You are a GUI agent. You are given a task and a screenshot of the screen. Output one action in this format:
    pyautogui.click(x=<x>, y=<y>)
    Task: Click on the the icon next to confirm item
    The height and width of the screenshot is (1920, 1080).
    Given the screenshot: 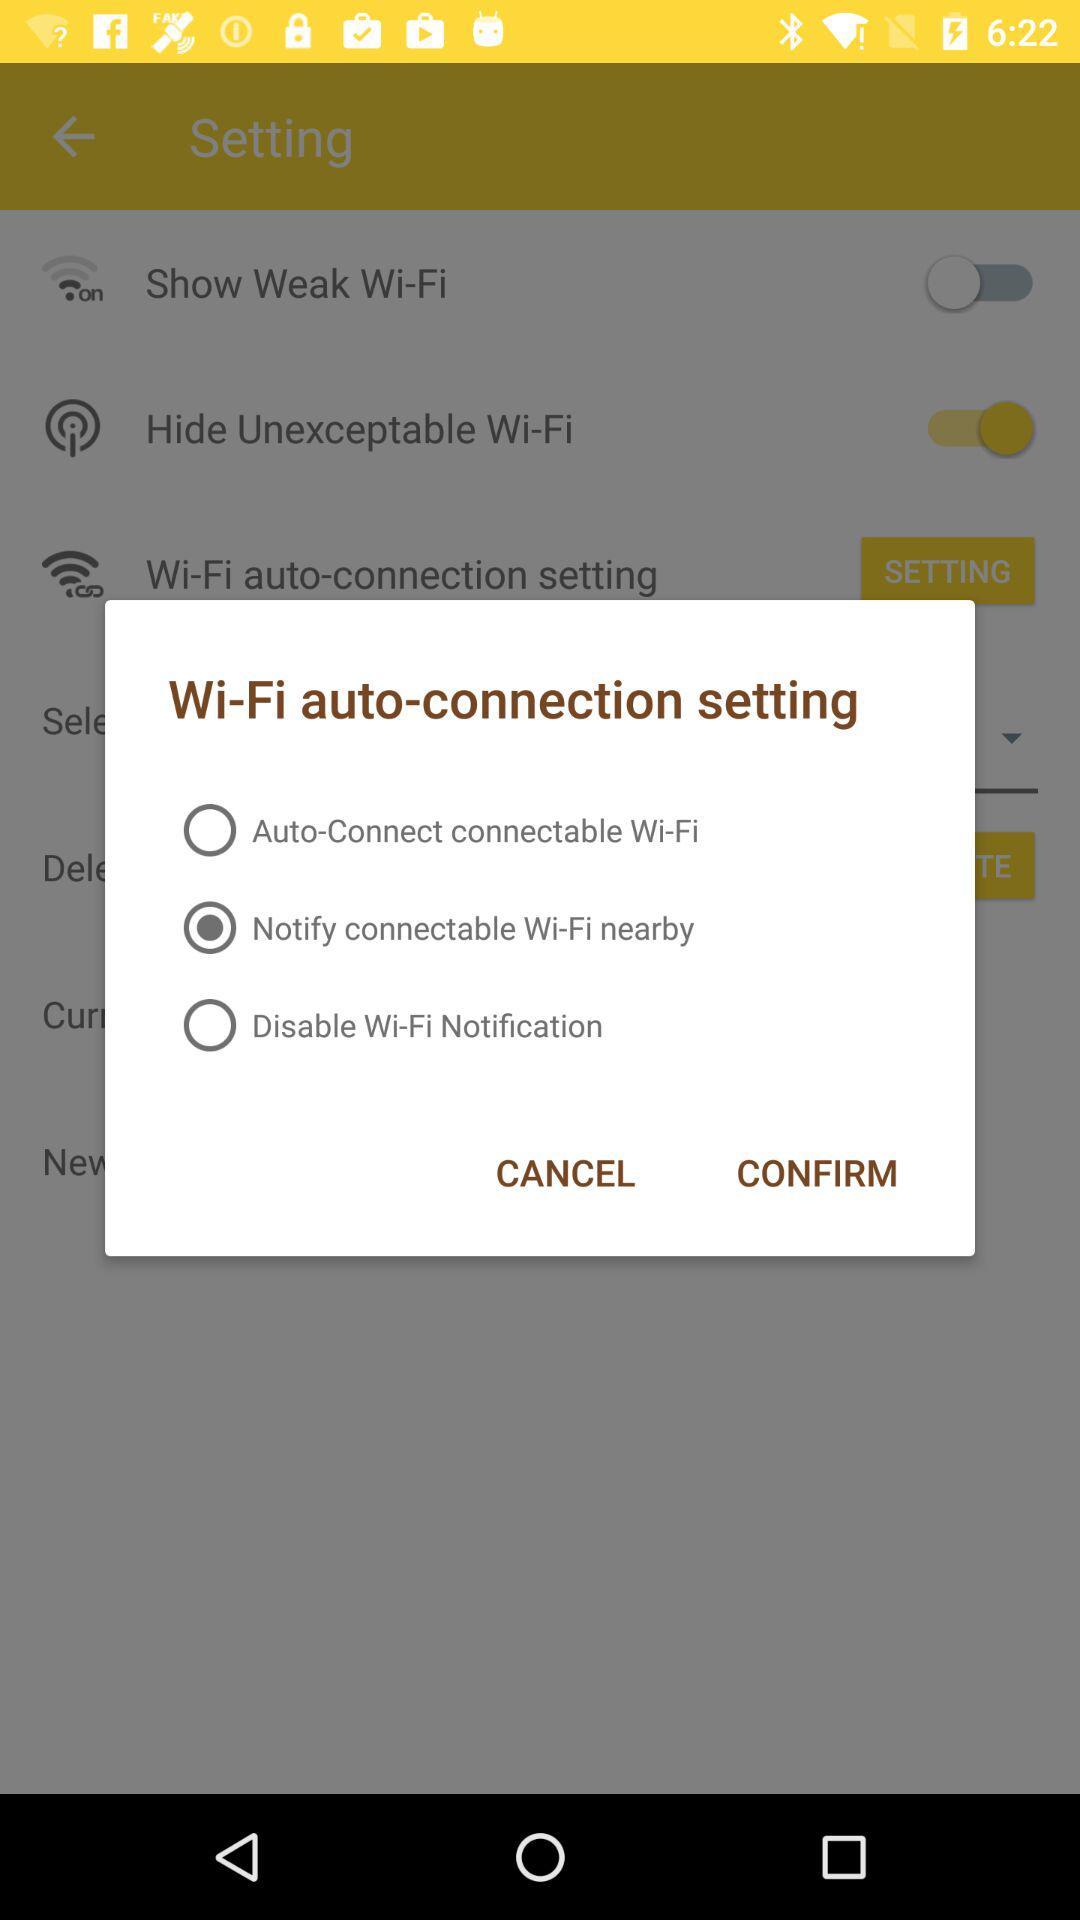 What is the action you would take?
    pyautogui.click(x=565, y=1172)
    